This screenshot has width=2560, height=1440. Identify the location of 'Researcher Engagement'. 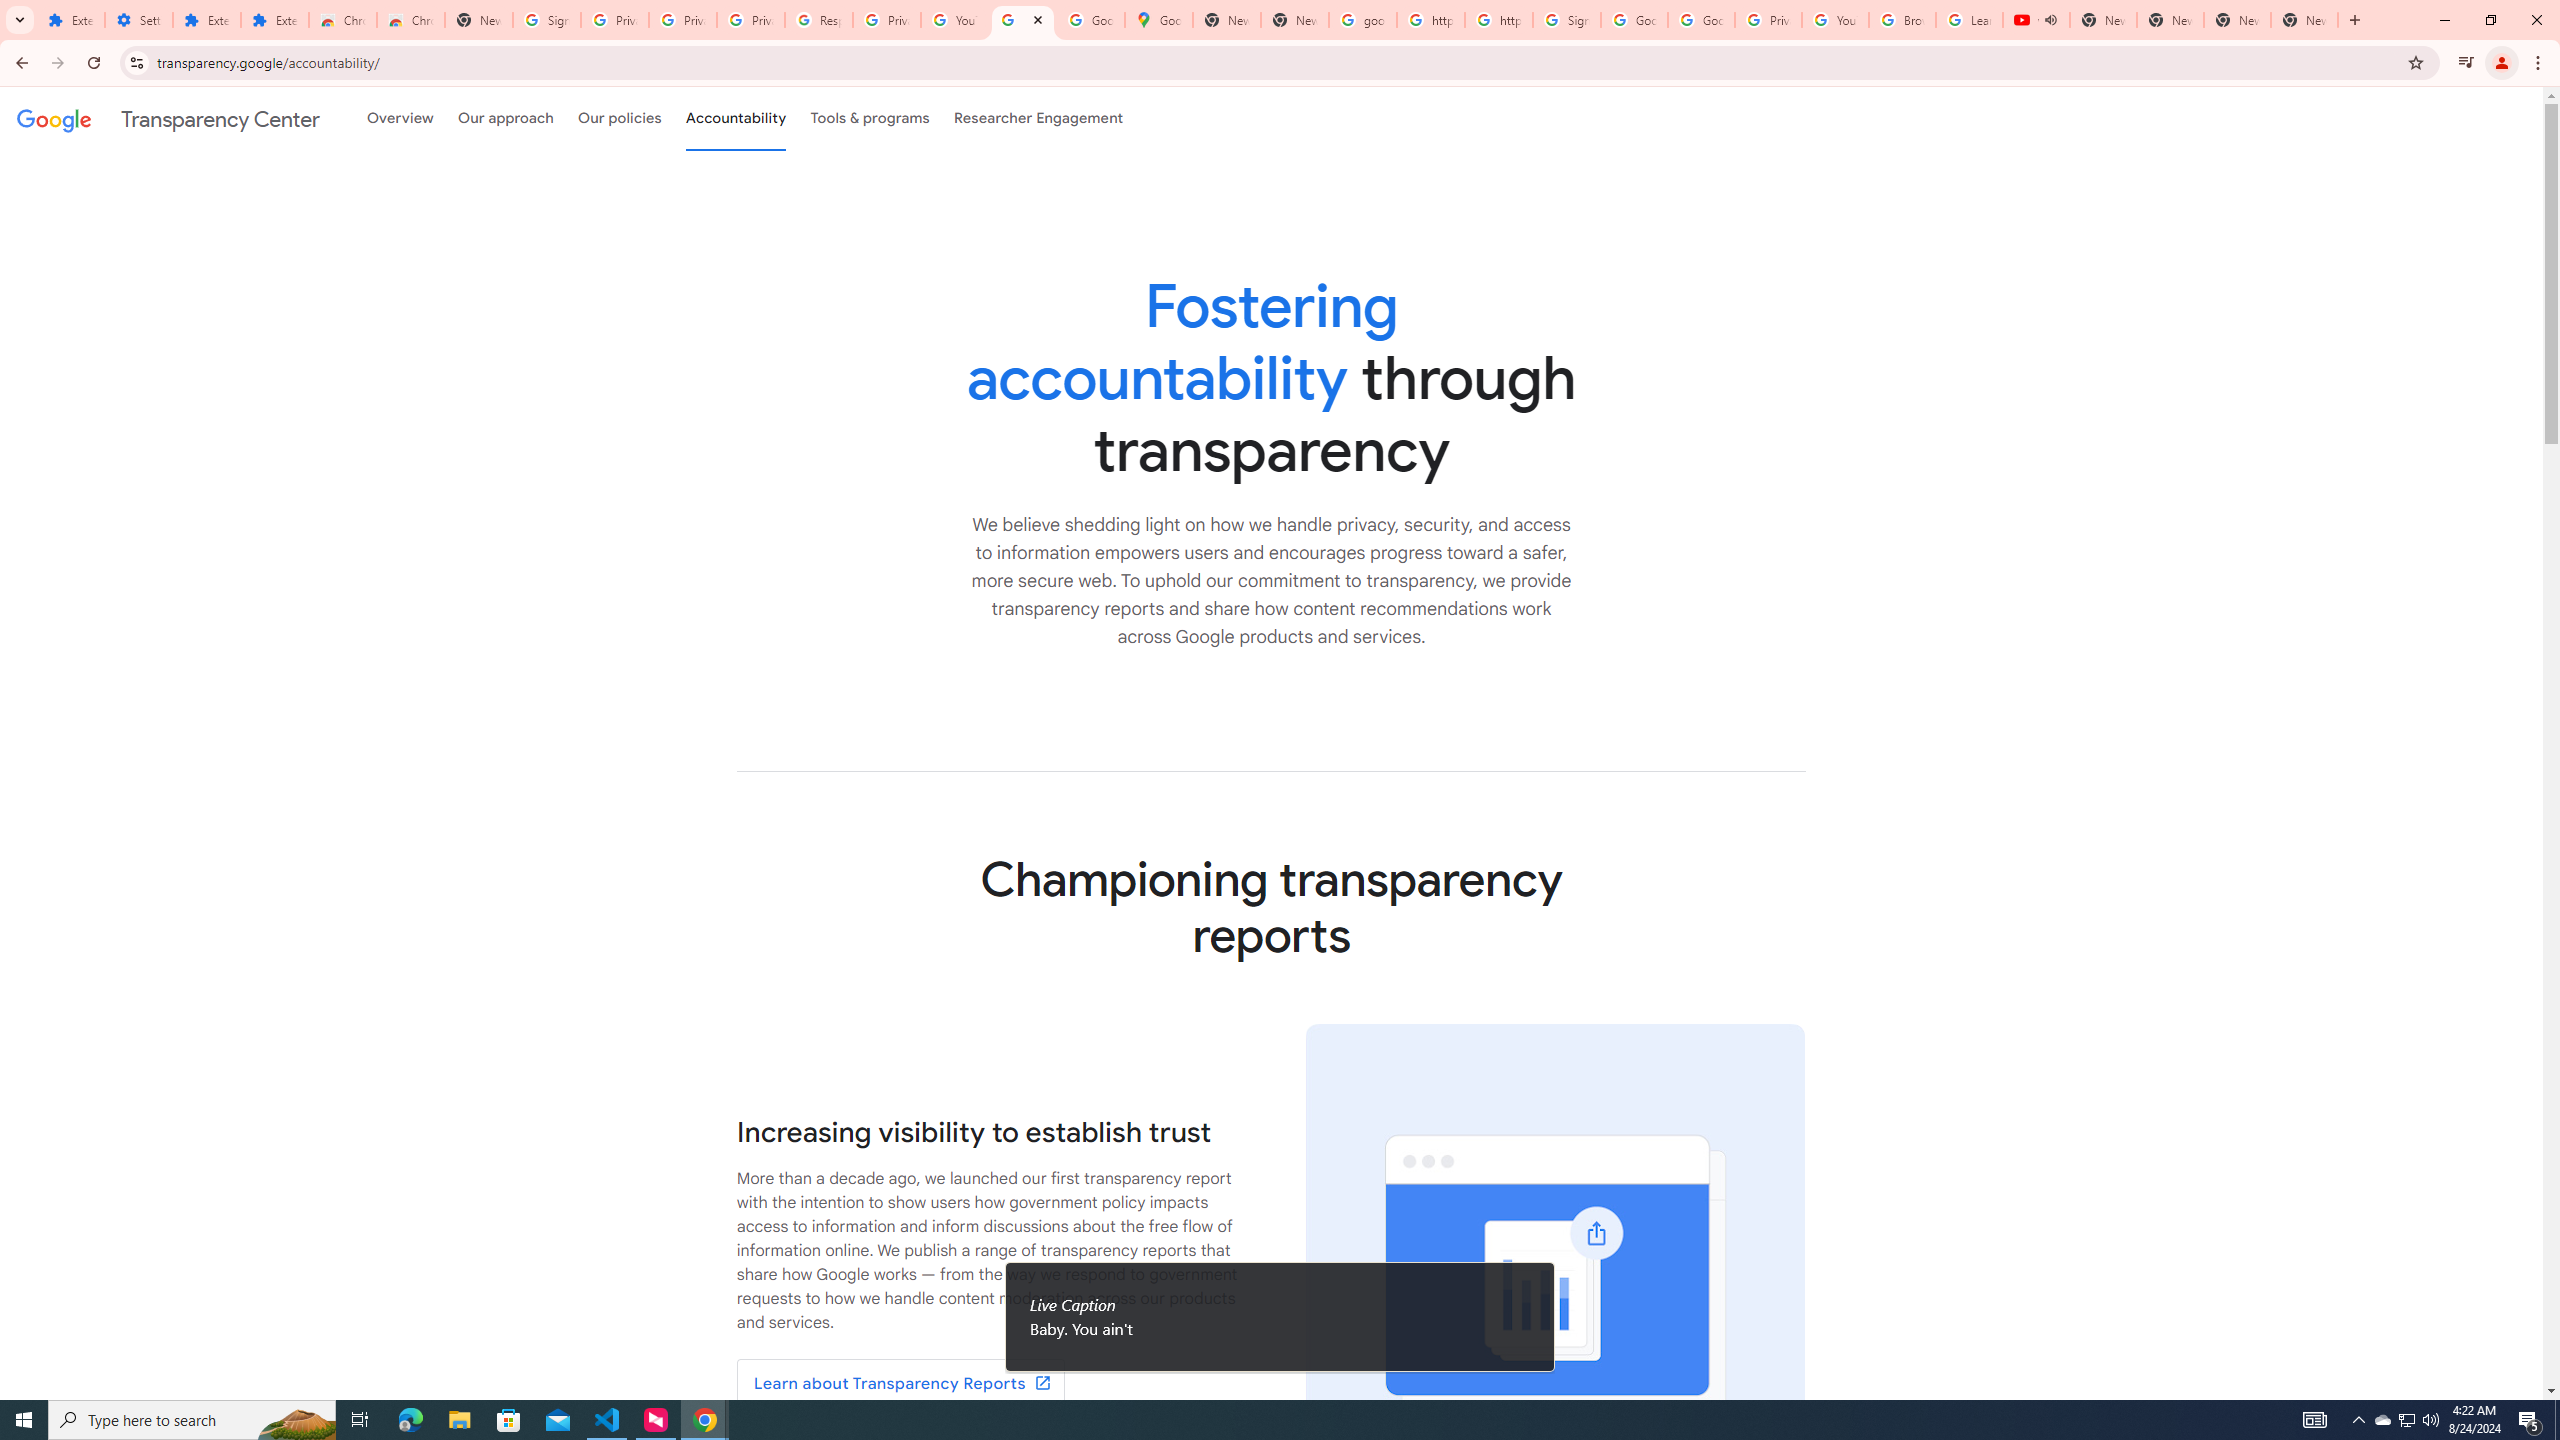
(1039, 118).